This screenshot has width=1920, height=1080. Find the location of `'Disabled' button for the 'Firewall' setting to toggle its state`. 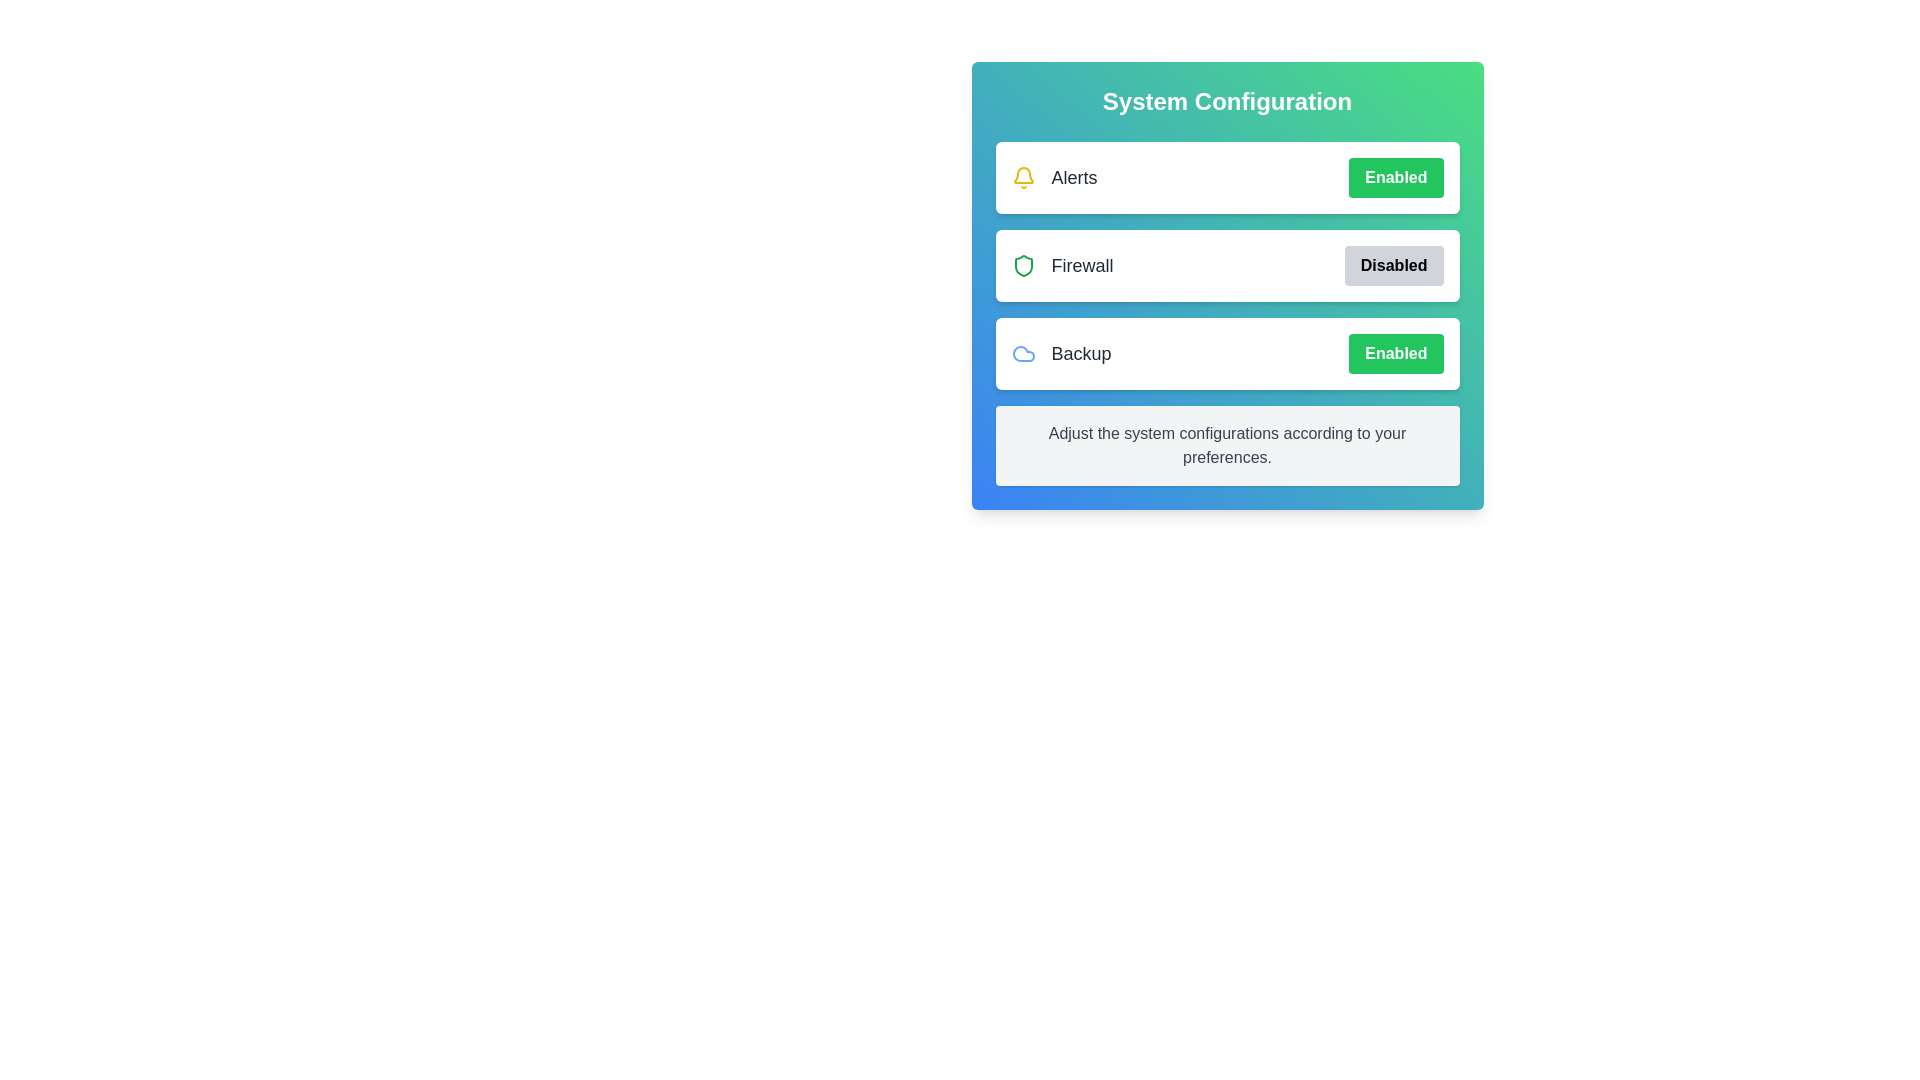

'Disabled' button for the 'Firewall' setting to toggle its state is located at coordinates (1392, 265).